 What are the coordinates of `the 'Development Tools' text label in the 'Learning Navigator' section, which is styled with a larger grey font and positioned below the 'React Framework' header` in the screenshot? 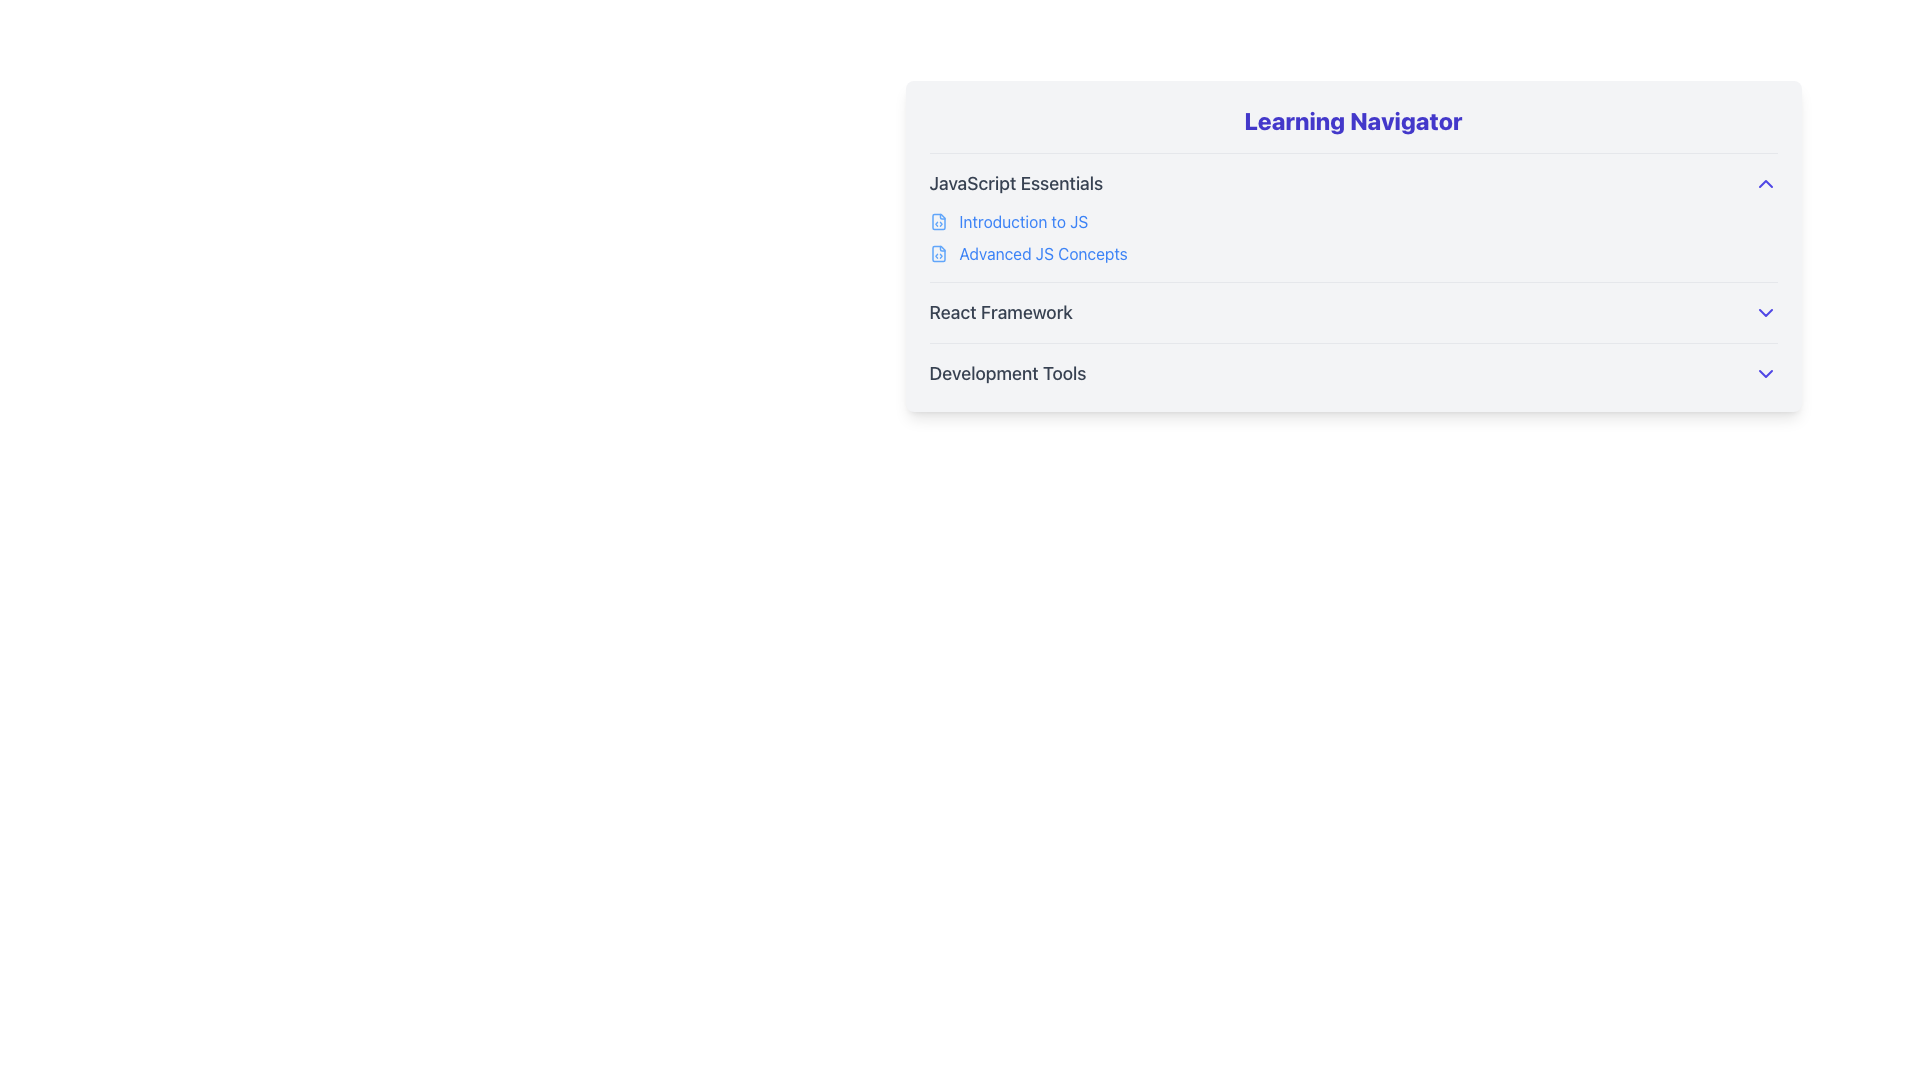 It's located at (1008, 374).